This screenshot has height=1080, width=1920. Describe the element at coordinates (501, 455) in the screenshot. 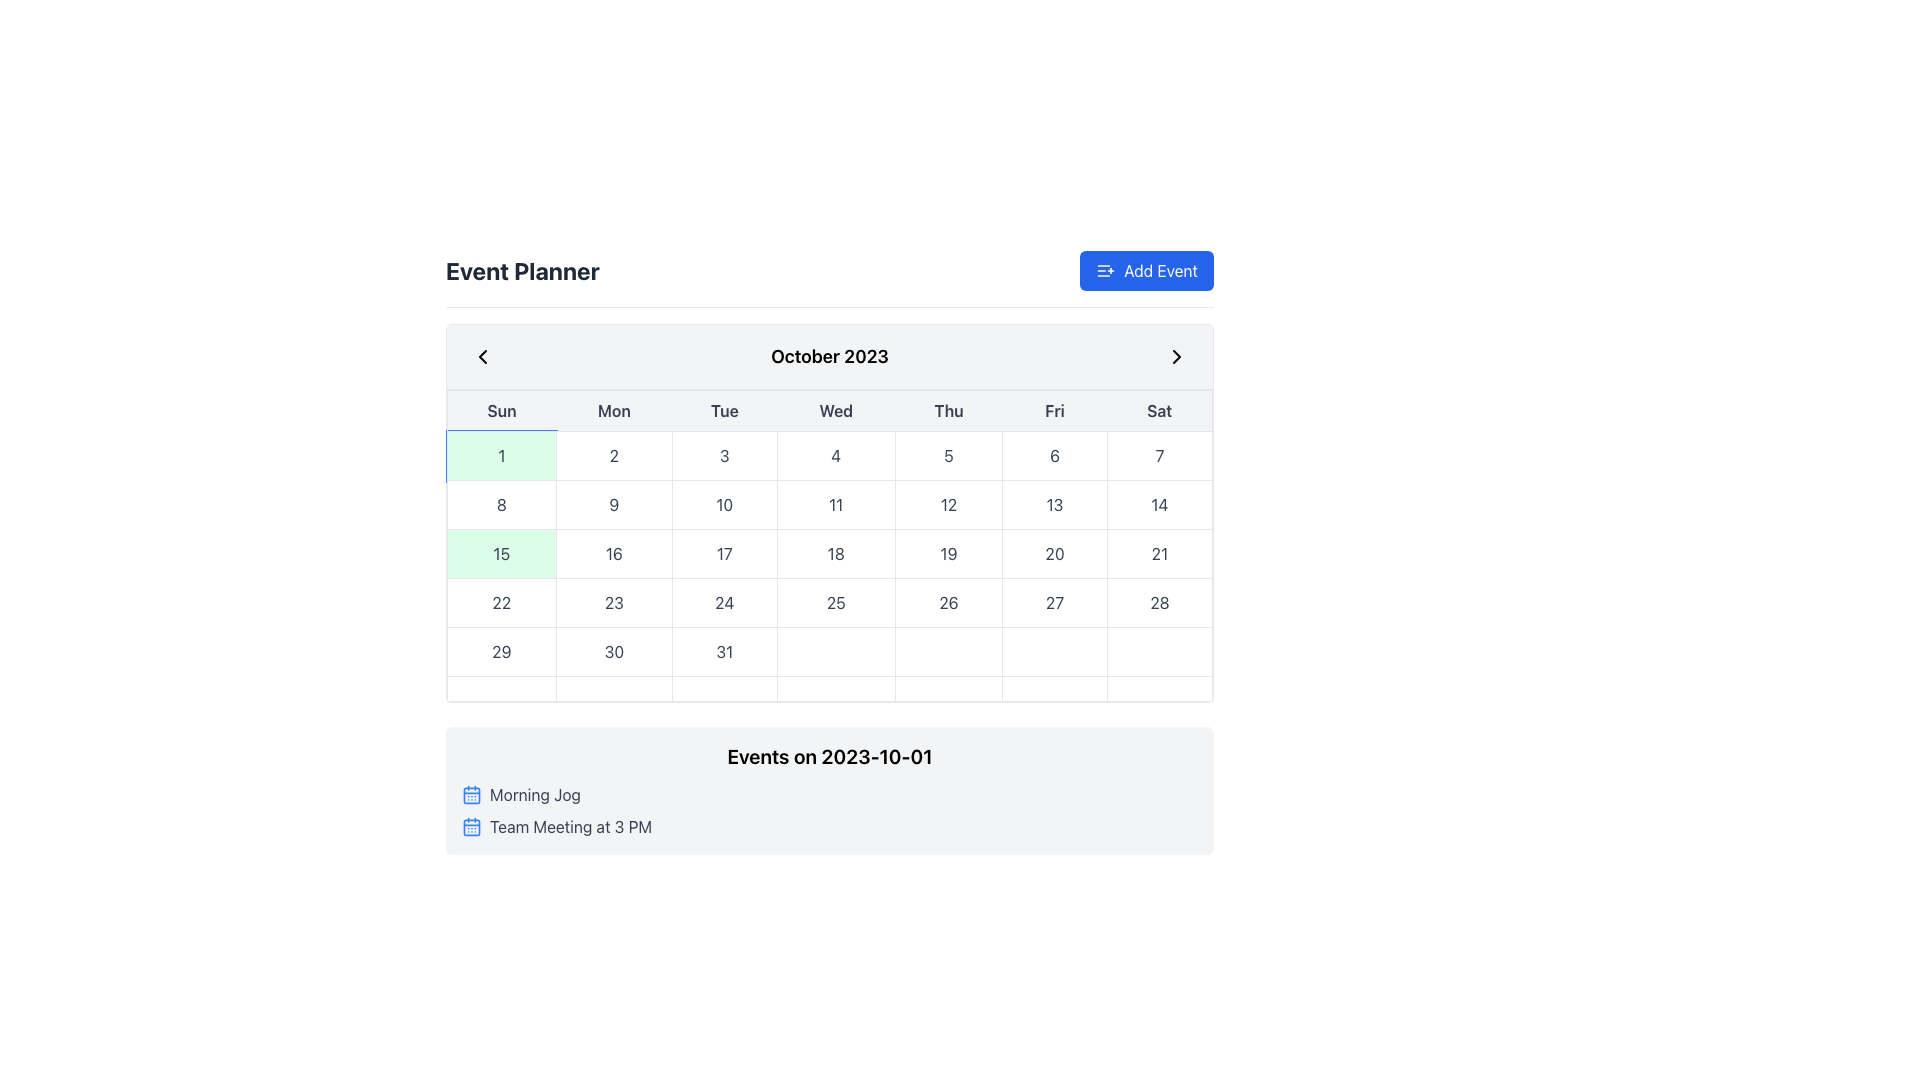

I see `the light green square button displaying the number '1'` at that location.